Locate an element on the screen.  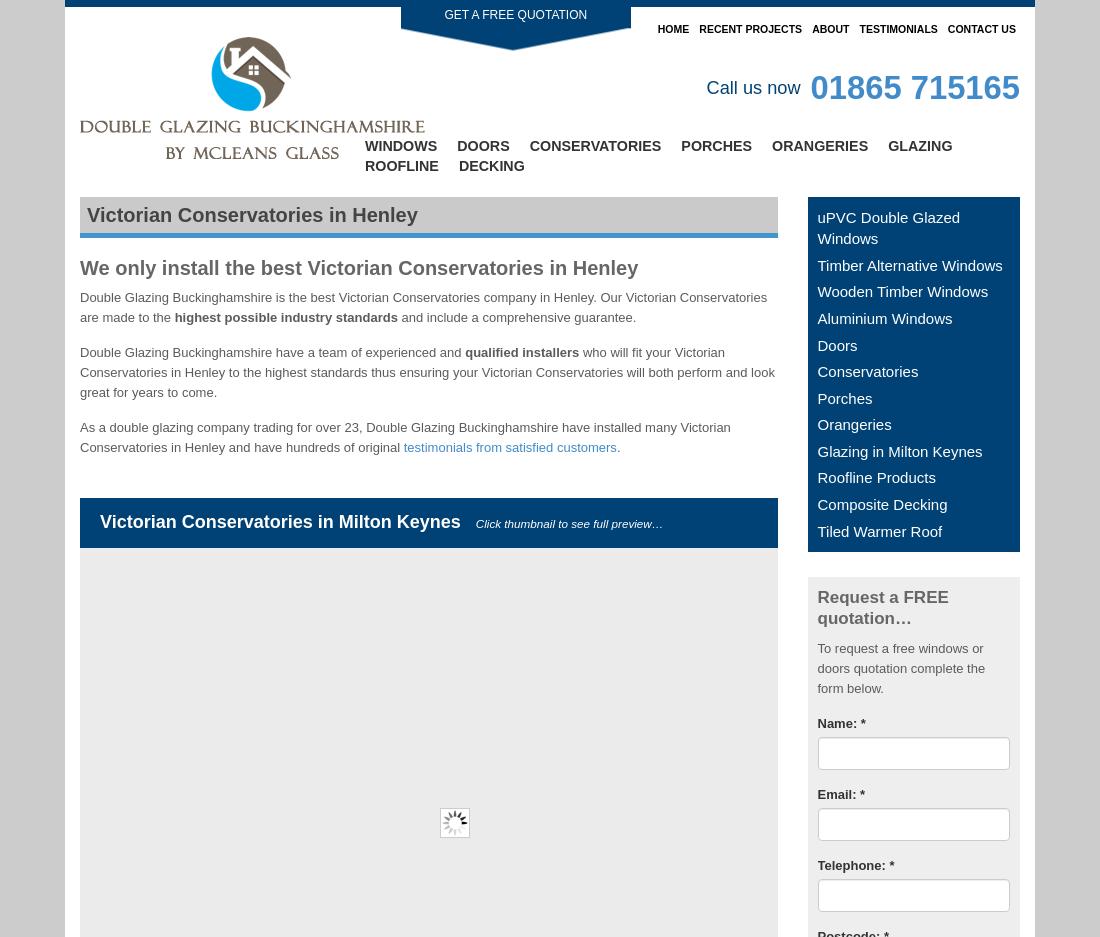
'and include a comprehensive guarantee.' is located at coordinates (516, 315).